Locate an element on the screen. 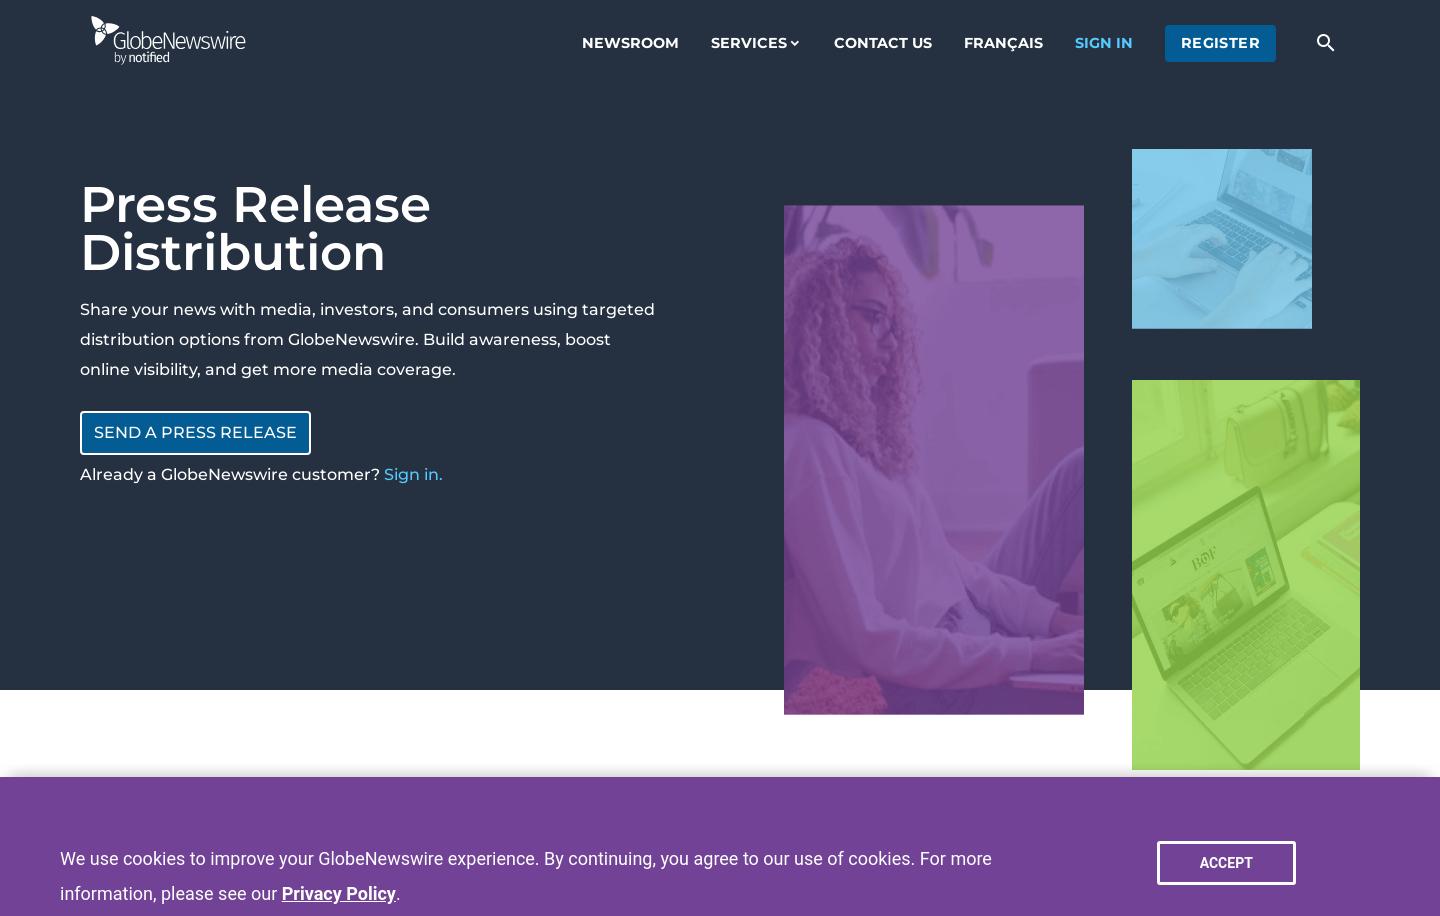  'Share your news with media, investors, and consumers using targeted distribution options from GlobeNewswire. Build awareness, boost online visibility, and get more media coverage.' is located at coordinates (366, 338).